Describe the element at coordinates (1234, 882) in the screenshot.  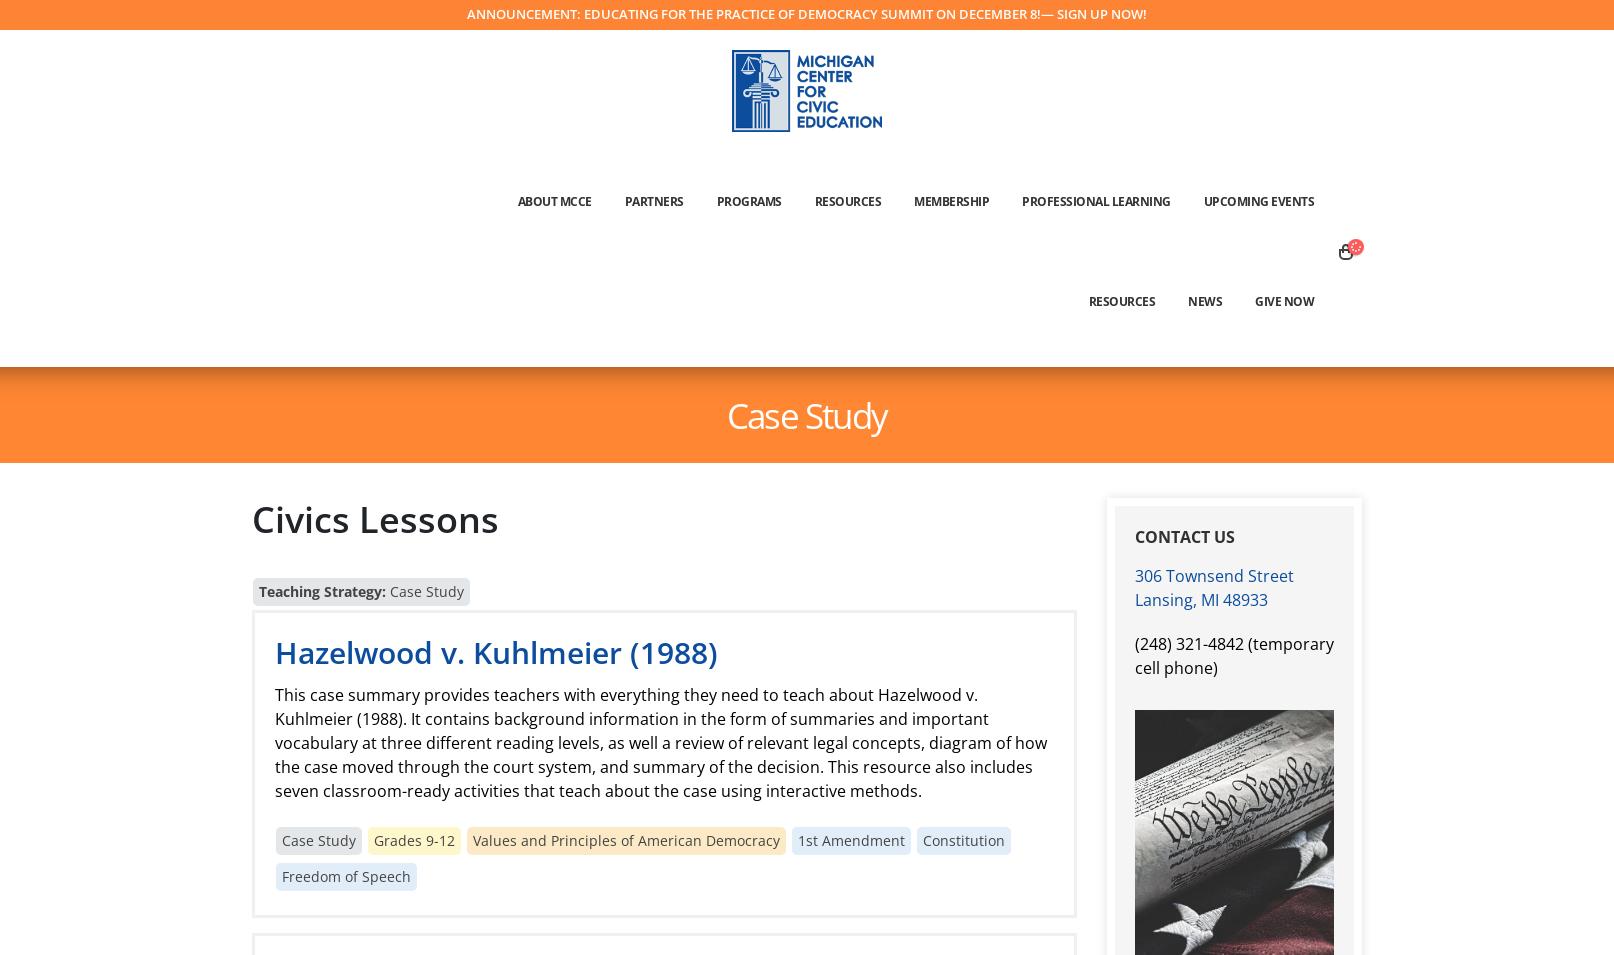
I see `'Donate Now'` at that location.